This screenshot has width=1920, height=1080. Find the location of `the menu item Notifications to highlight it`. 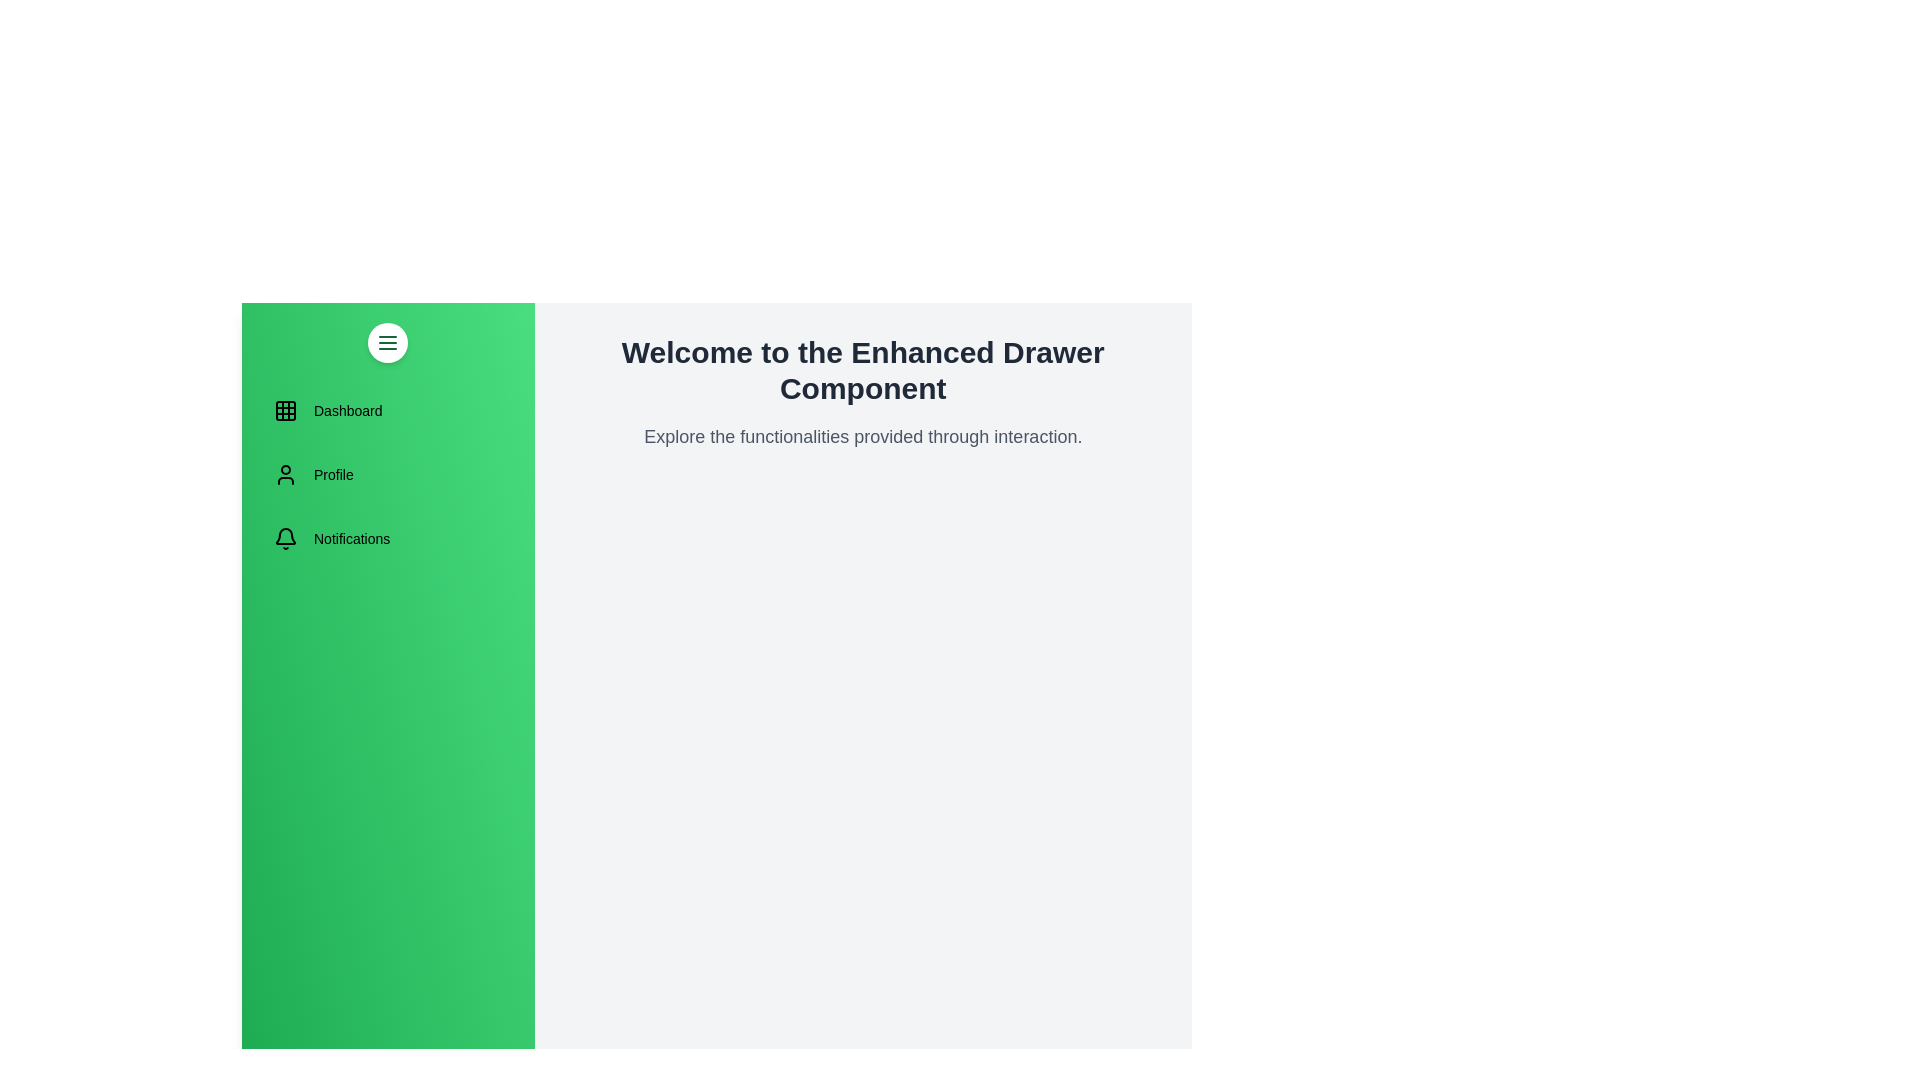

the menu item Notifications to highlight it is located at coordinates (388, 538).